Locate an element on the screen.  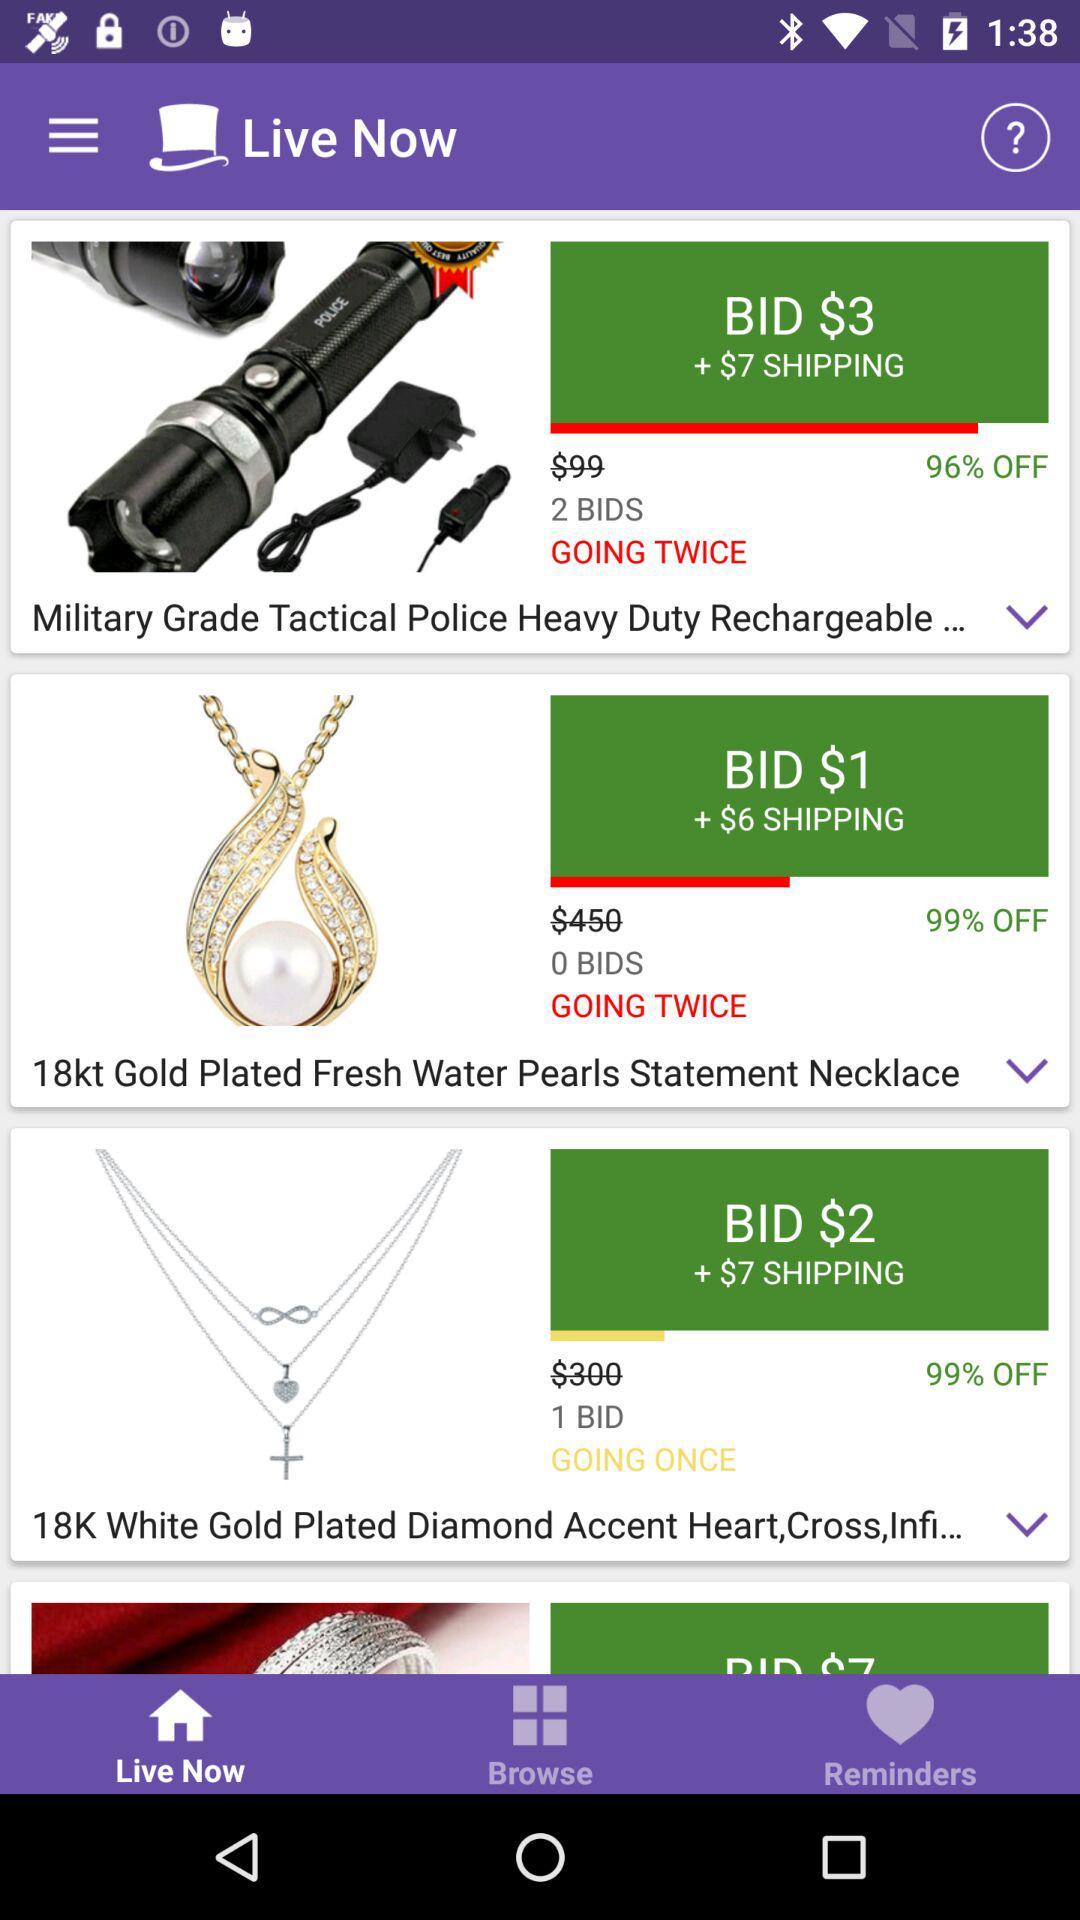
image is located at coordinates (280, 405).